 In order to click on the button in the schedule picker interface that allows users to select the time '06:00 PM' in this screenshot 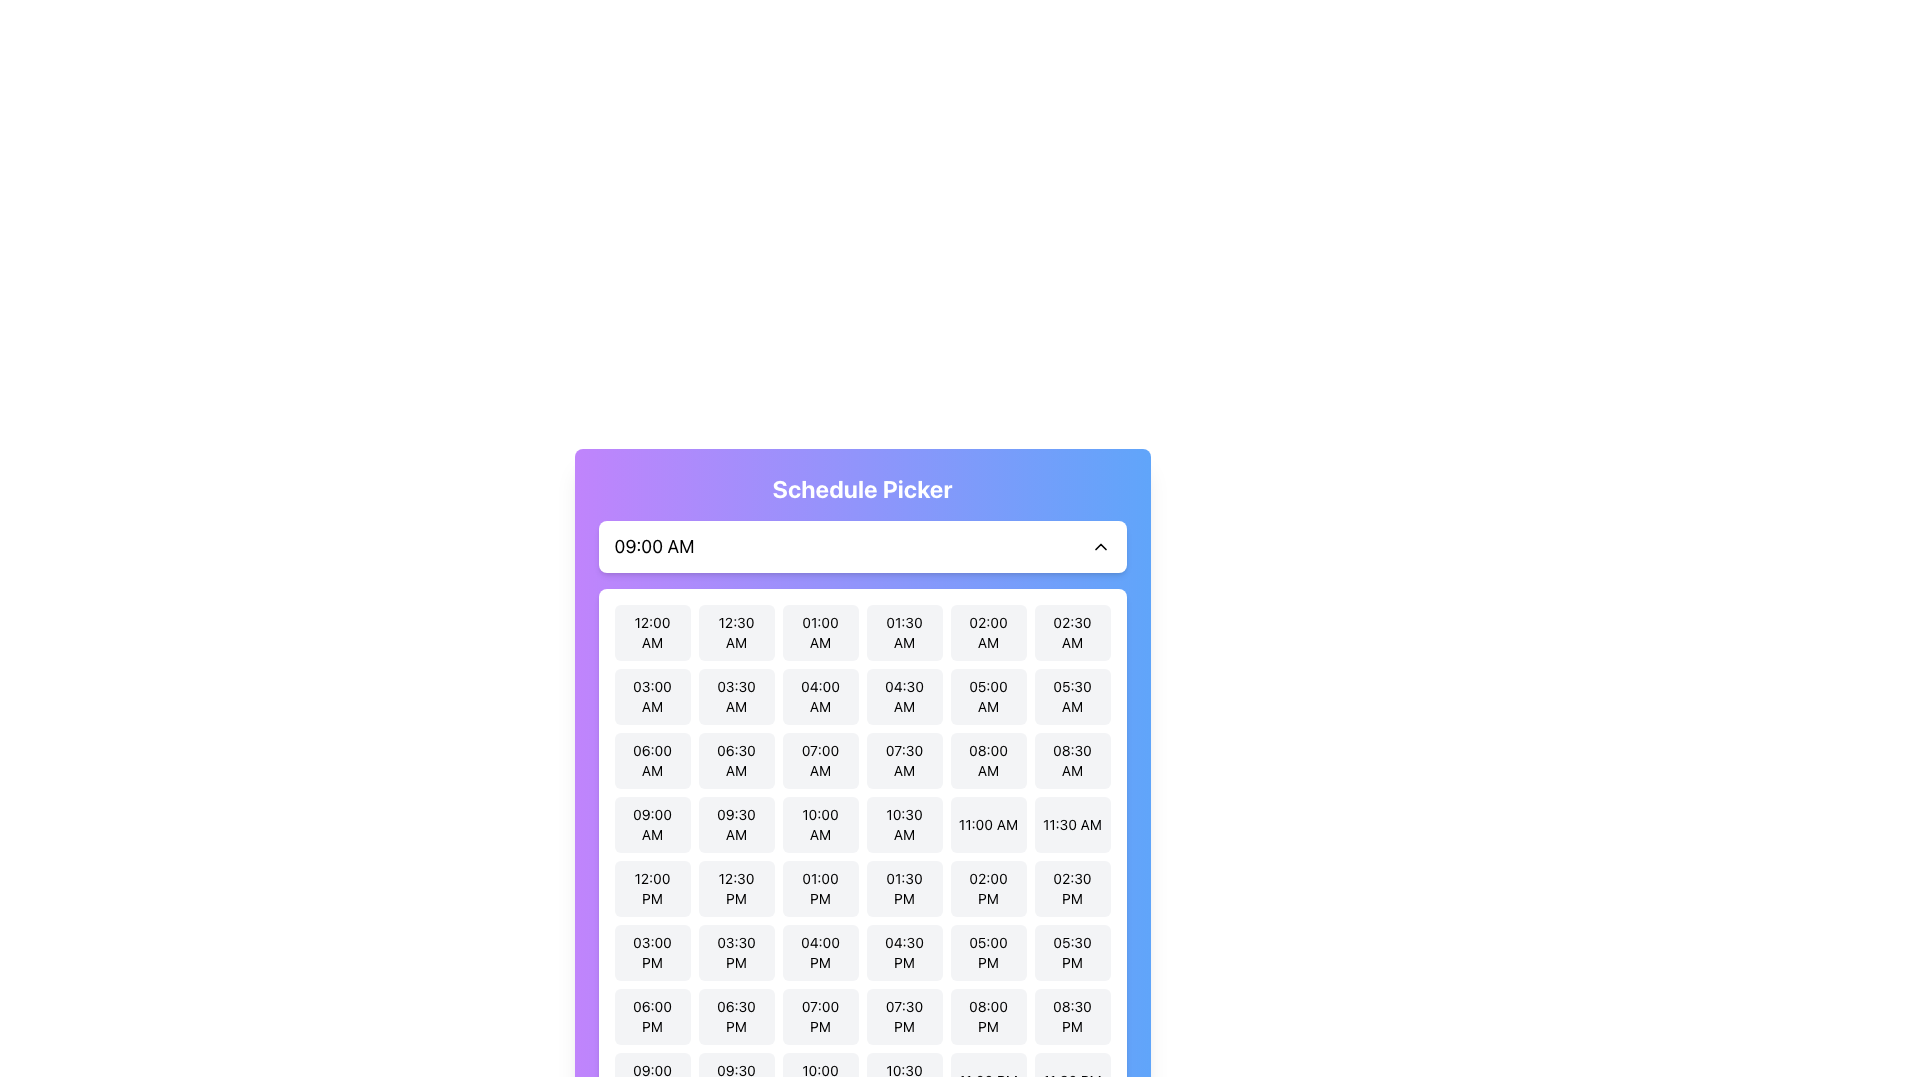, I will do `click(652, 1017)`.